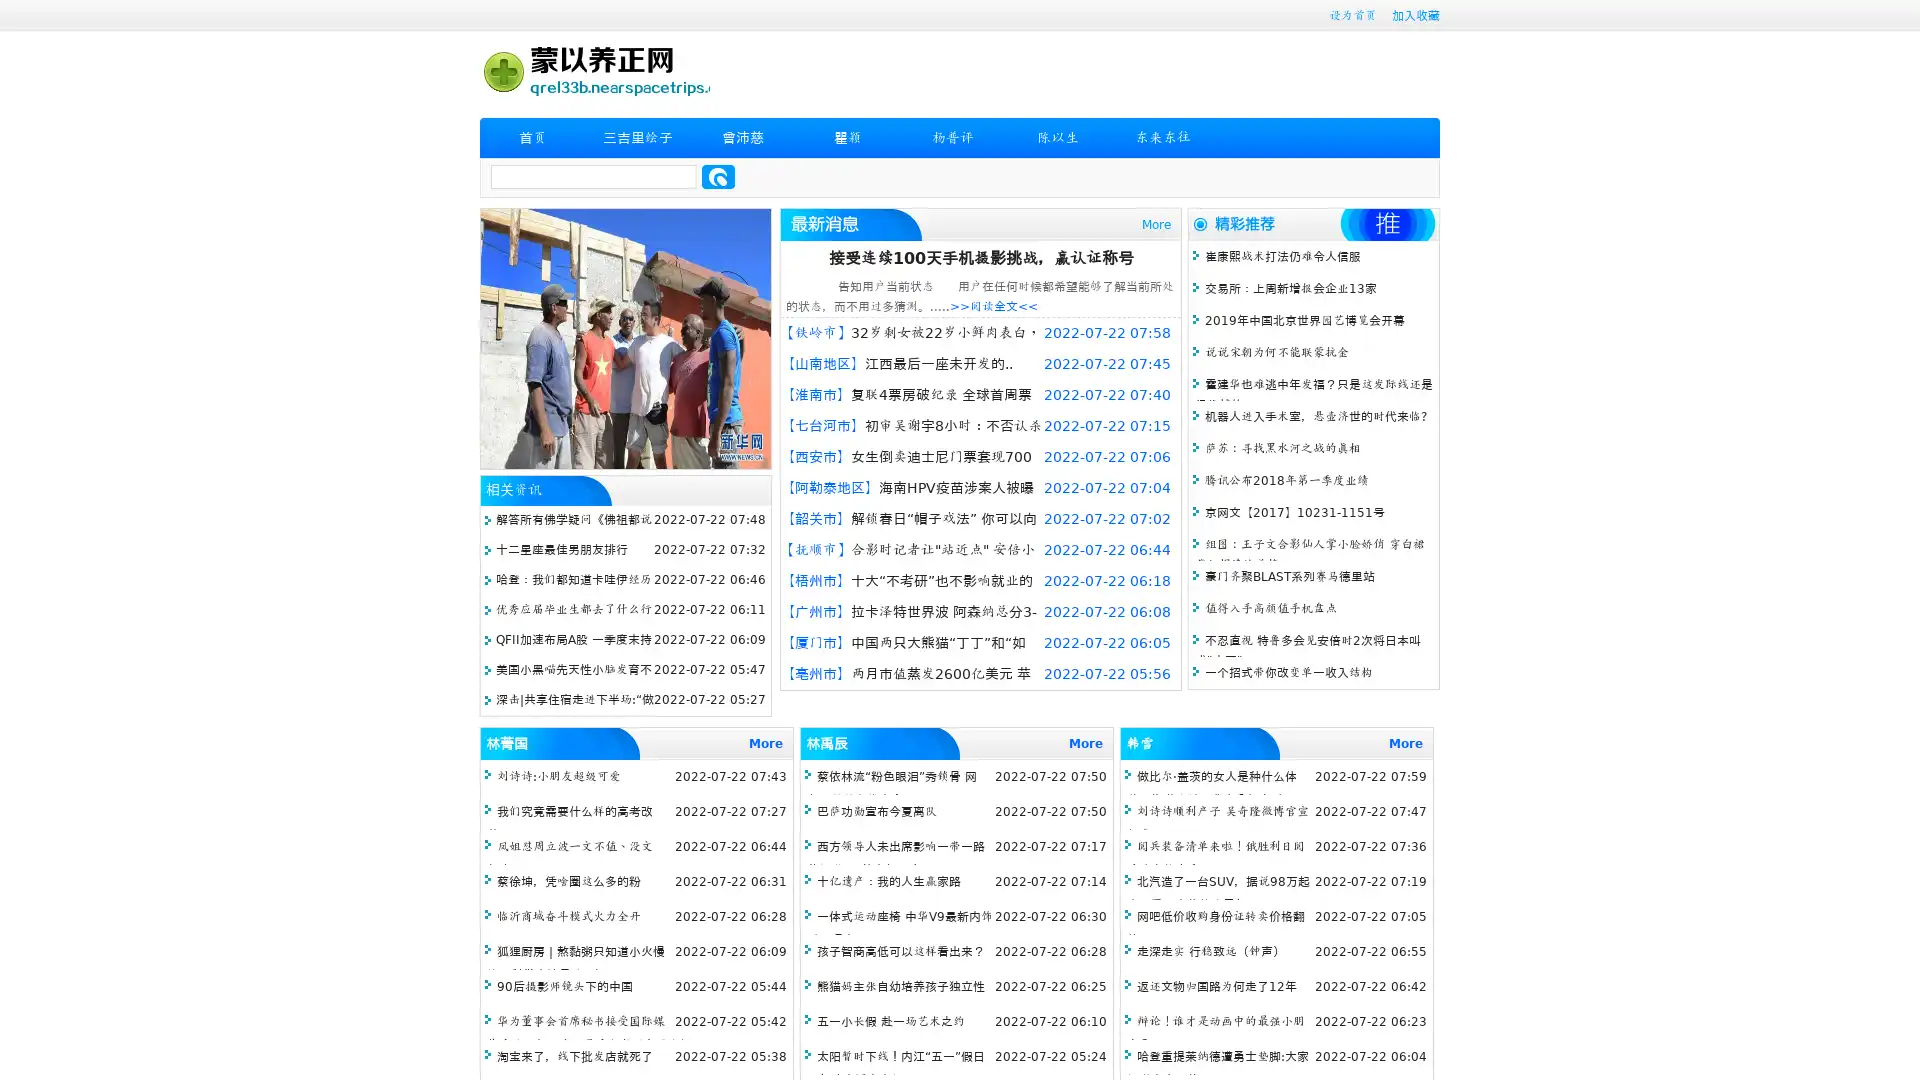 The width and height of the screenshot is (1920, 1080). I want to click on Search, so click(718, 176).